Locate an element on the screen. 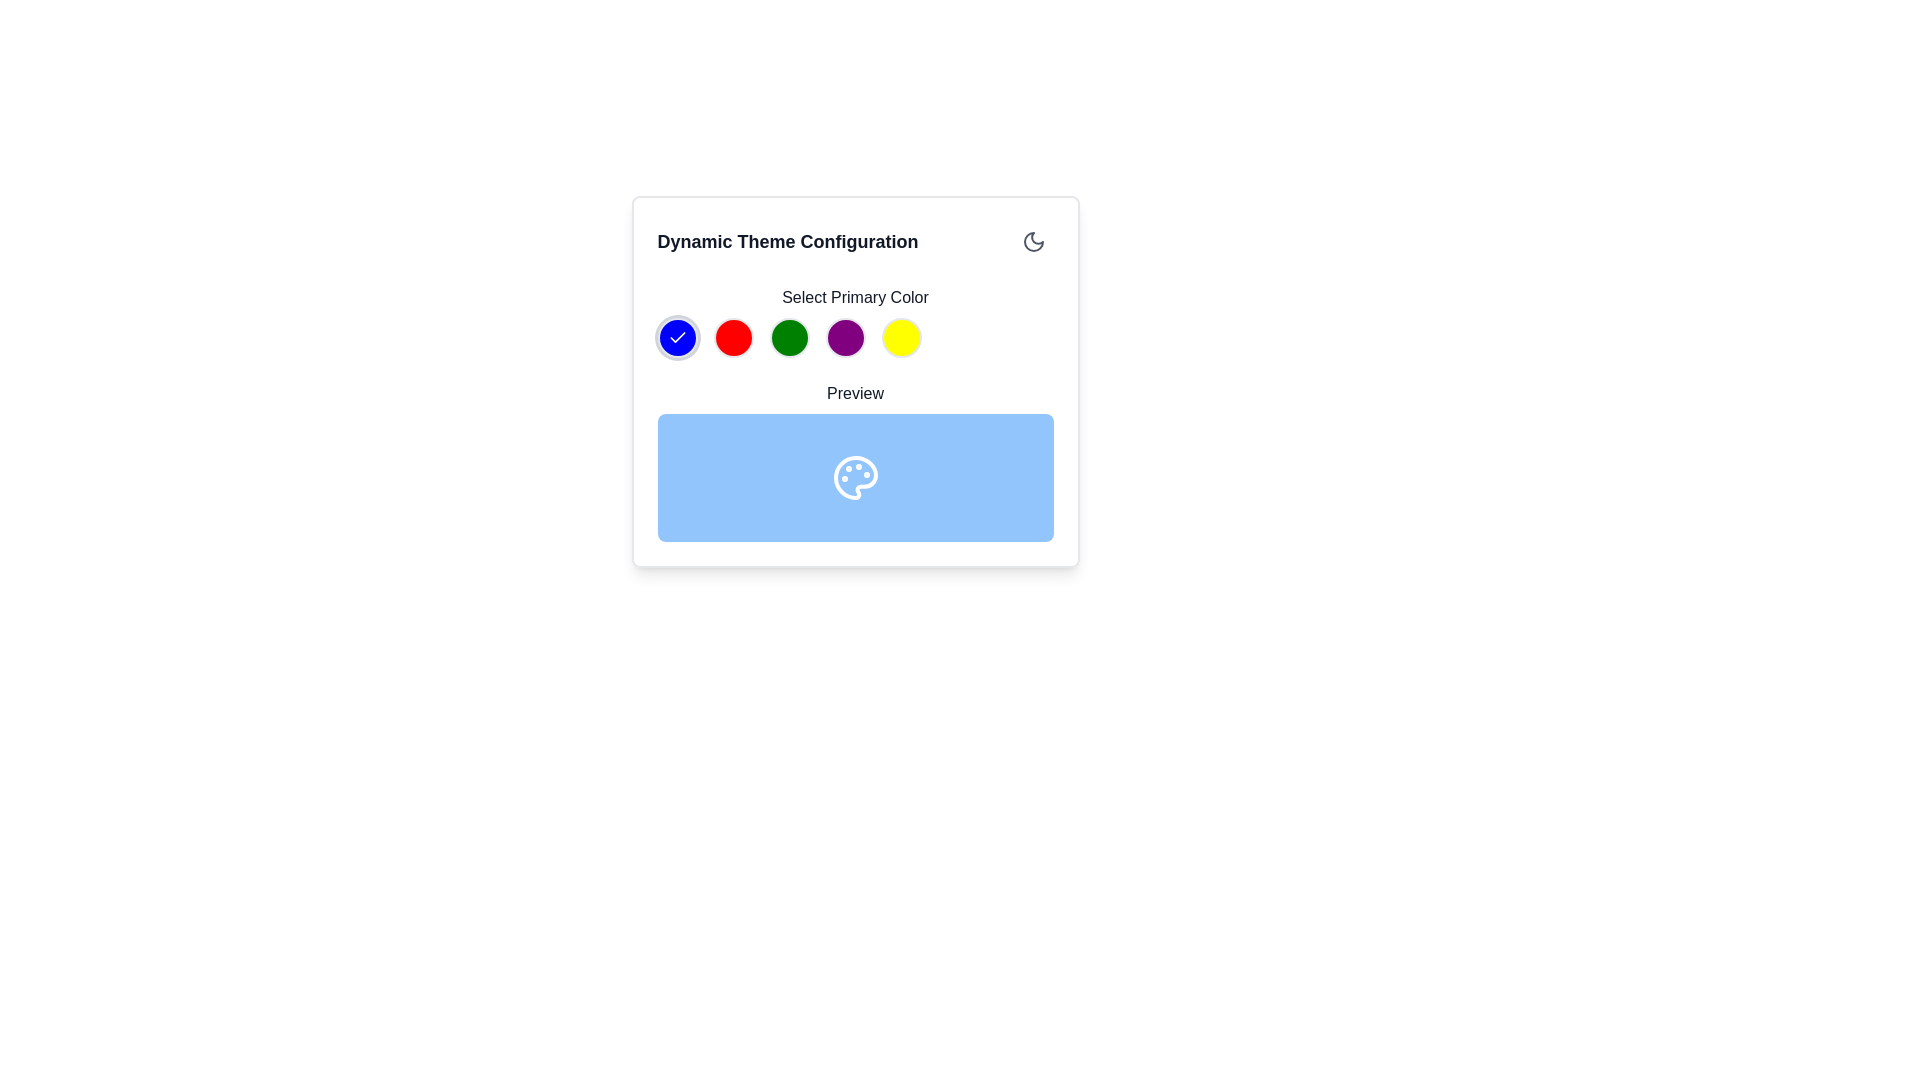 This screenshot has height=1080, width=1920. the visual preview panel located within the 'Dynamic Theme Configuration' section, directly below the 'Select Primary Color' section is located at coordinates (855, 462).